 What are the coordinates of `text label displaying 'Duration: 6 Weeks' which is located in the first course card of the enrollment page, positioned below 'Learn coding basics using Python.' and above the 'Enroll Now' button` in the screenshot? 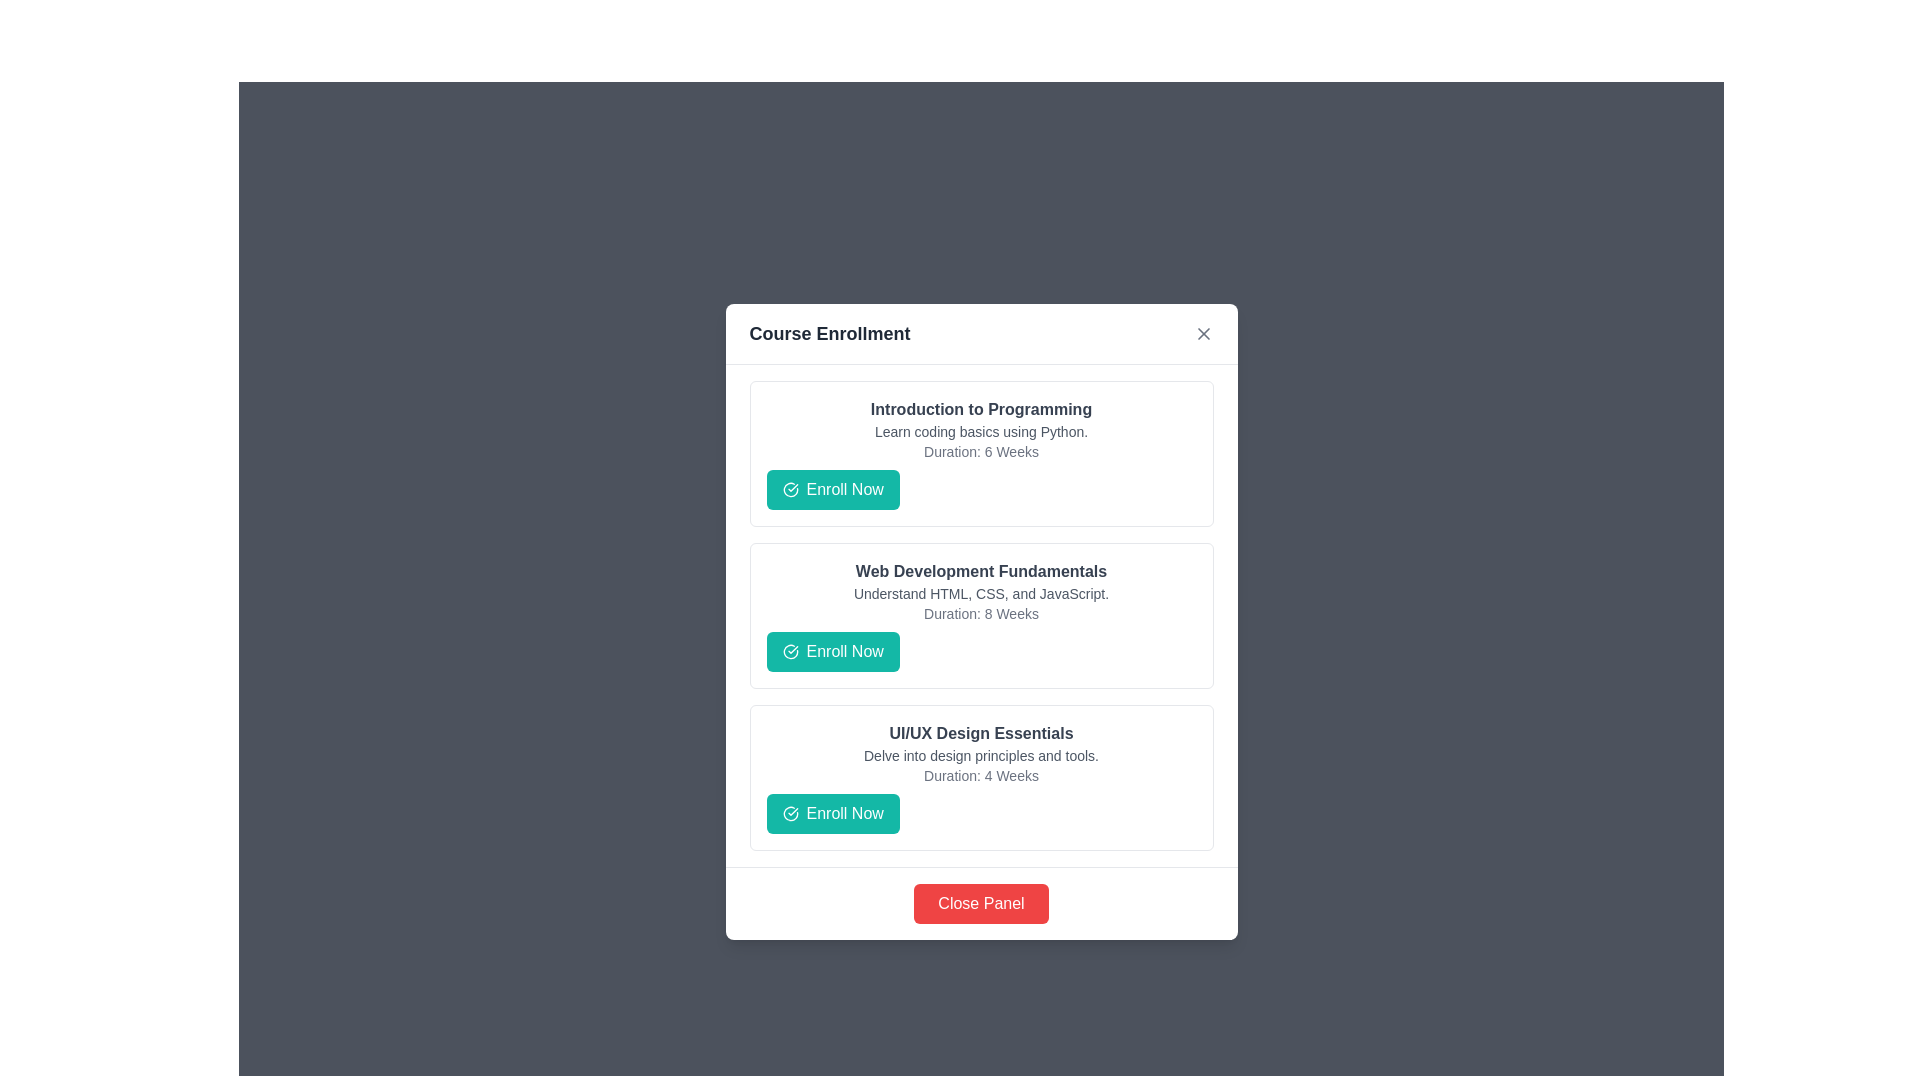 It's located at (981, 451).